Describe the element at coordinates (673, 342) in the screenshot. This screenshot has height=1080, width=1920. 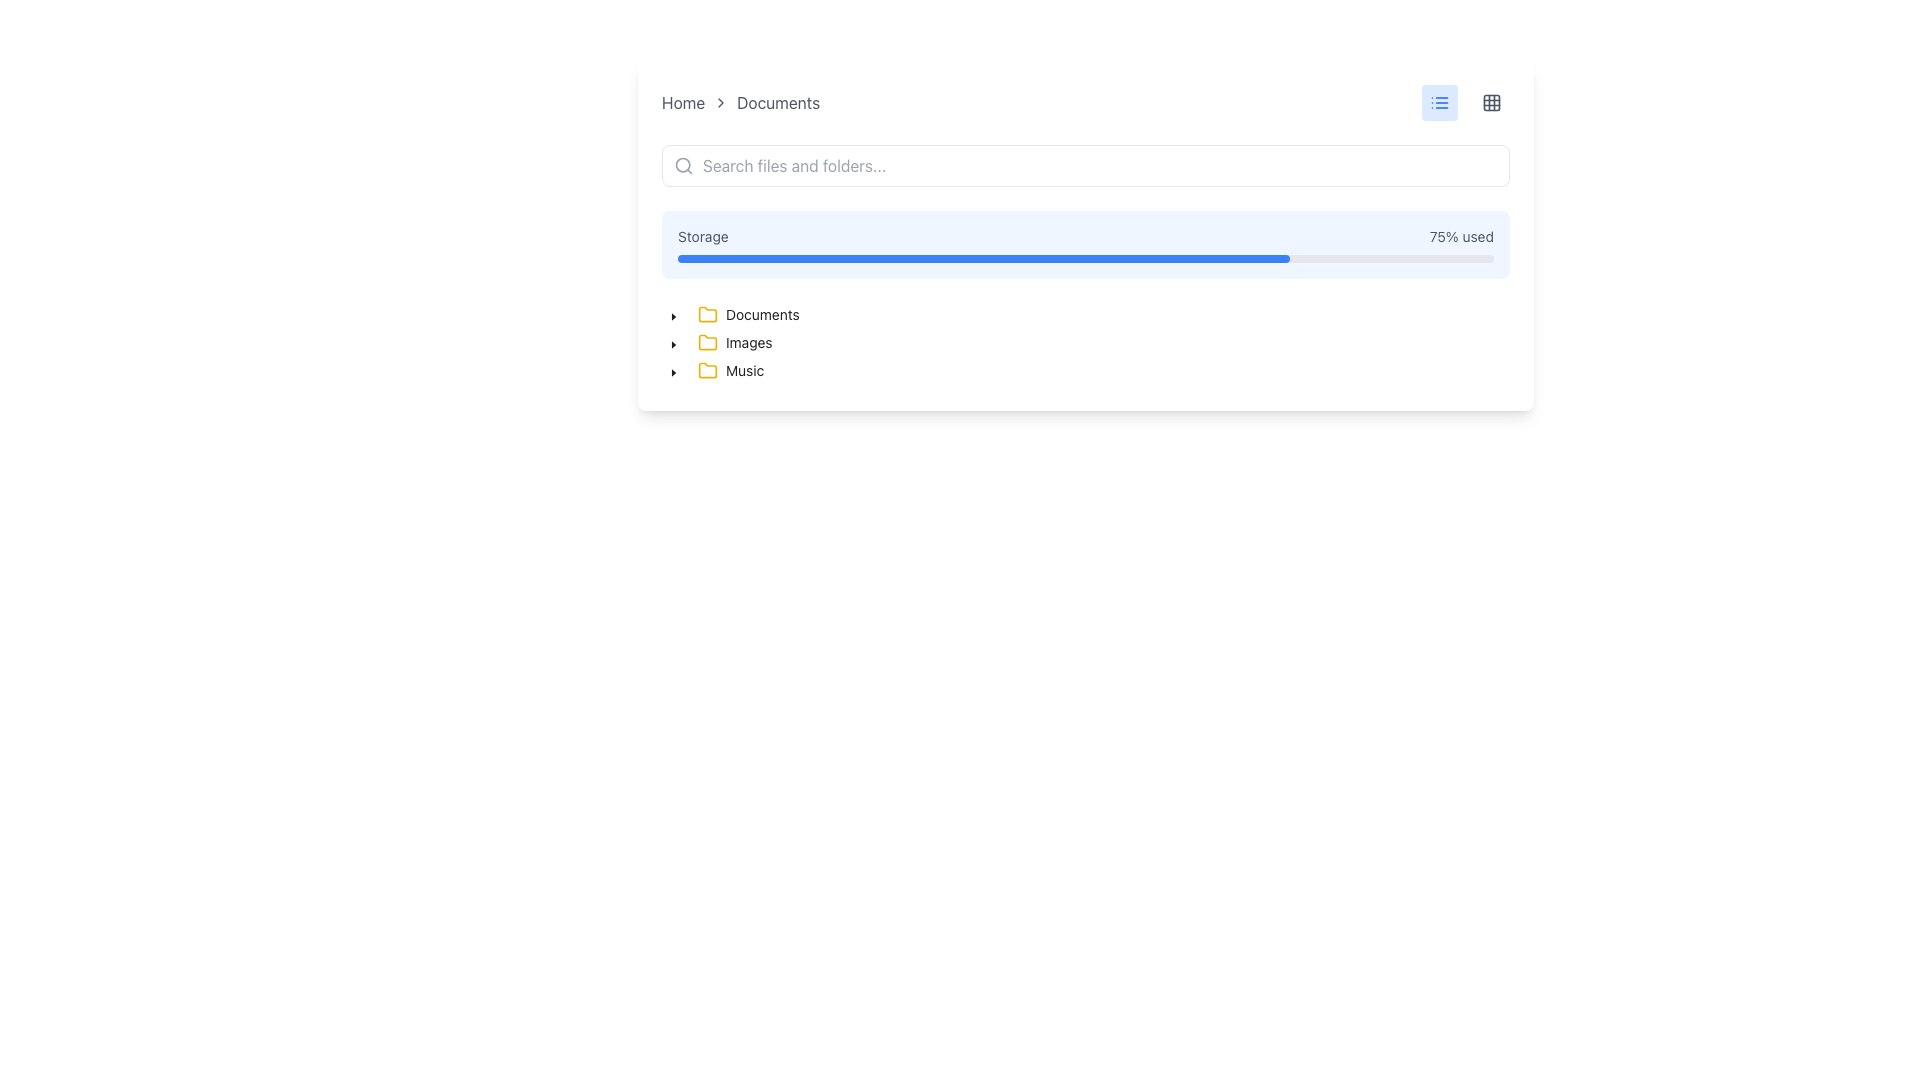
I see `the Disclosure Triangle` at that location.